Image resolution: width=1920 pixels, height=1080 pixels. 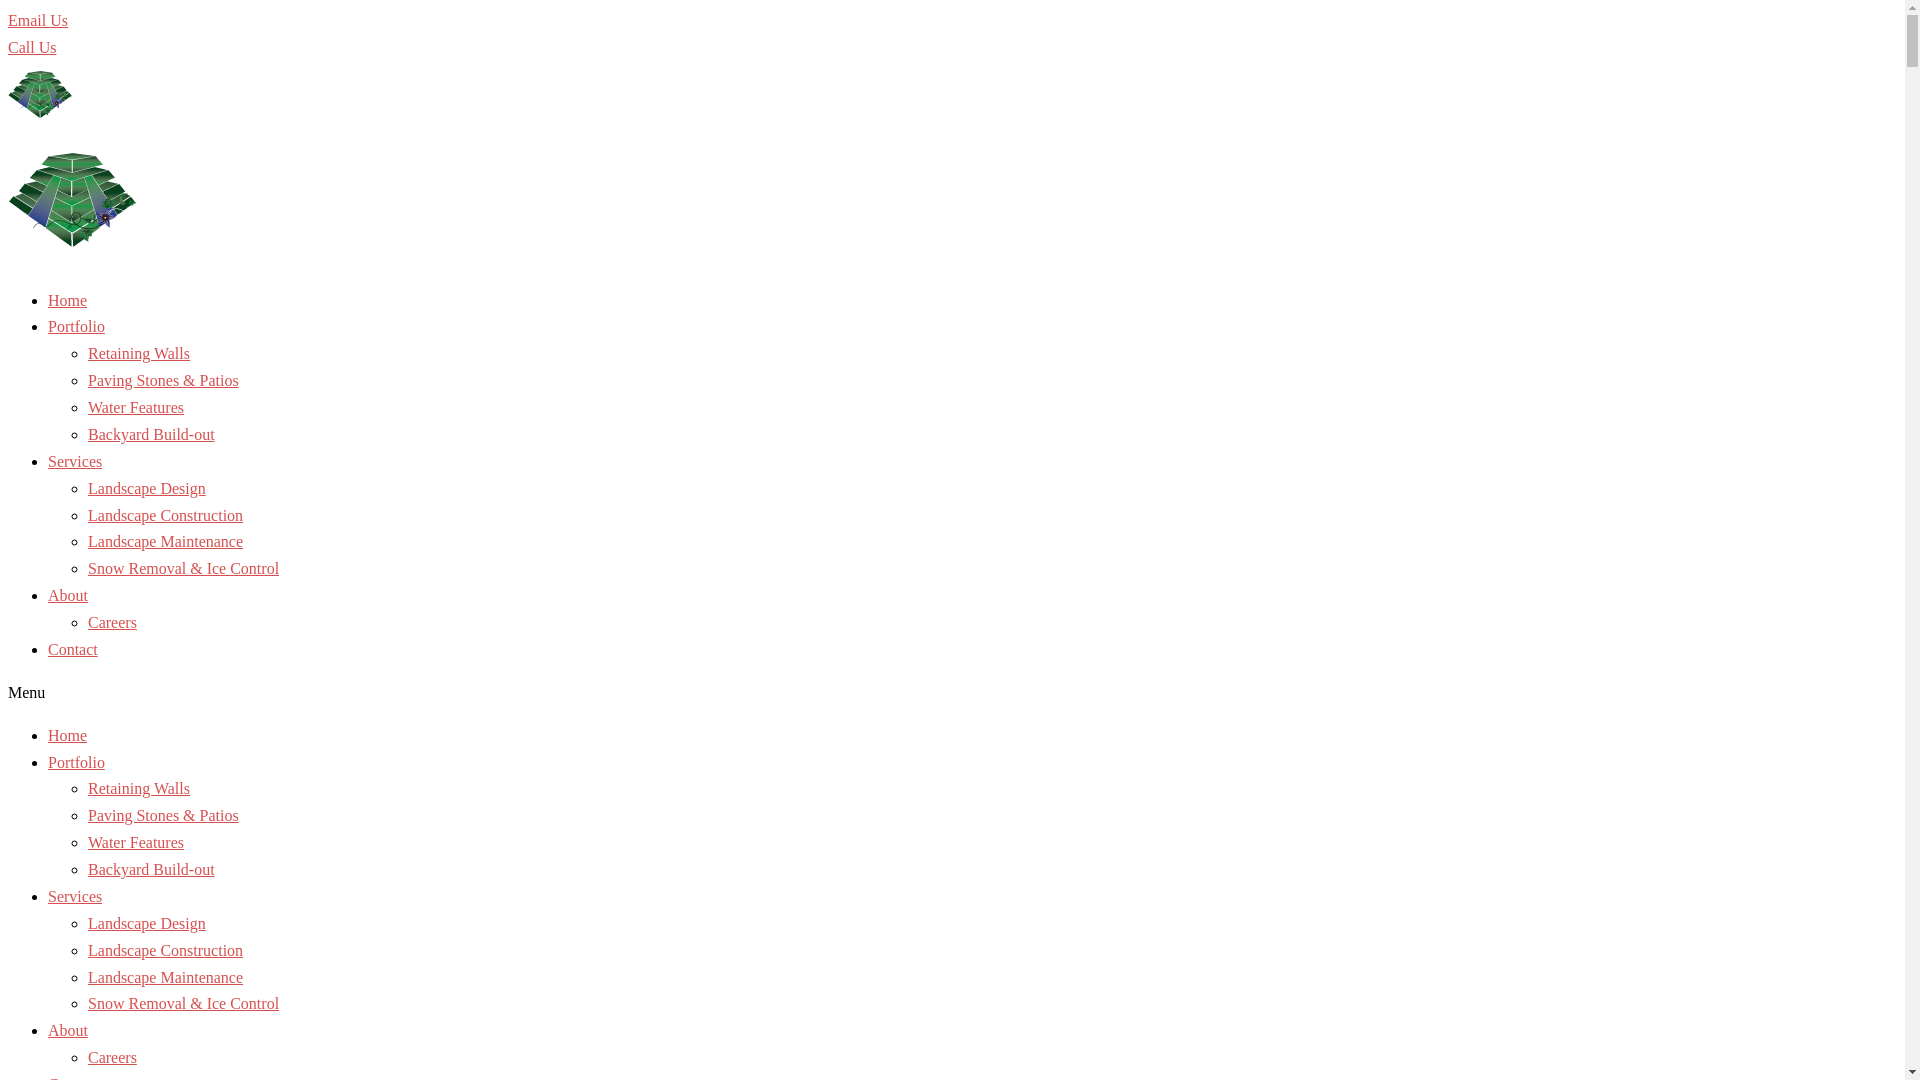 What do you see at coordinates (8, 46) in the screenshot?
I see `'Call Us'` at bounding box center [8, 46].